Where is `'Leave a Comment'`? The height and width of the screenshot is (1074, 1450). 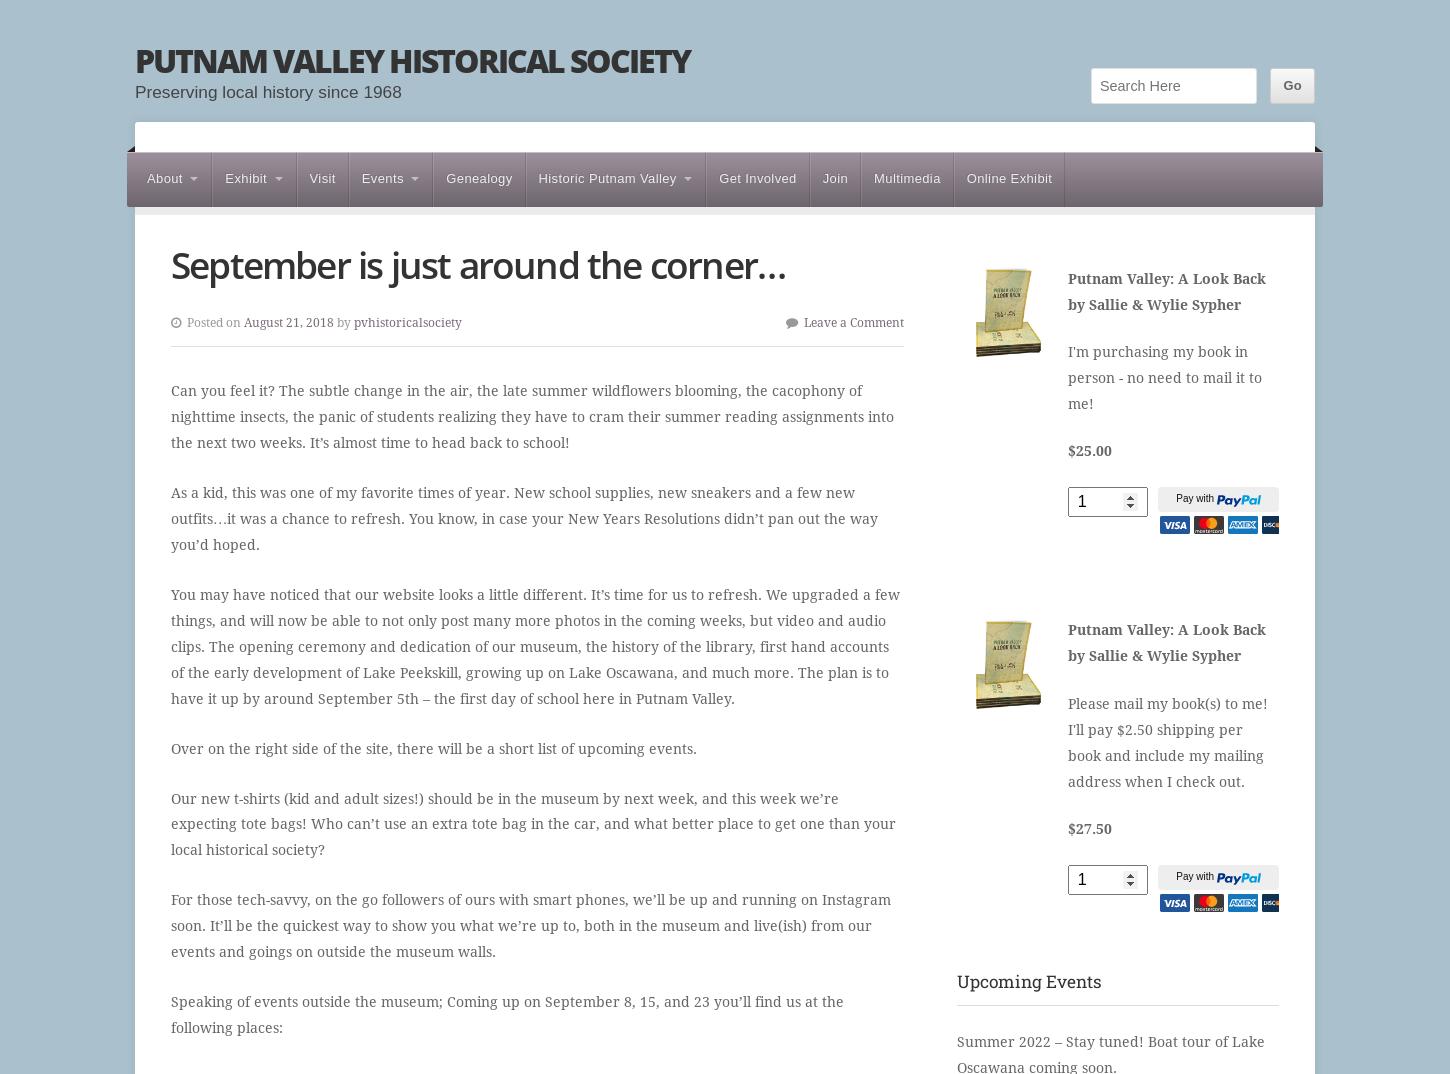 'Leave a Comment' is located at coordinates (853, 321).